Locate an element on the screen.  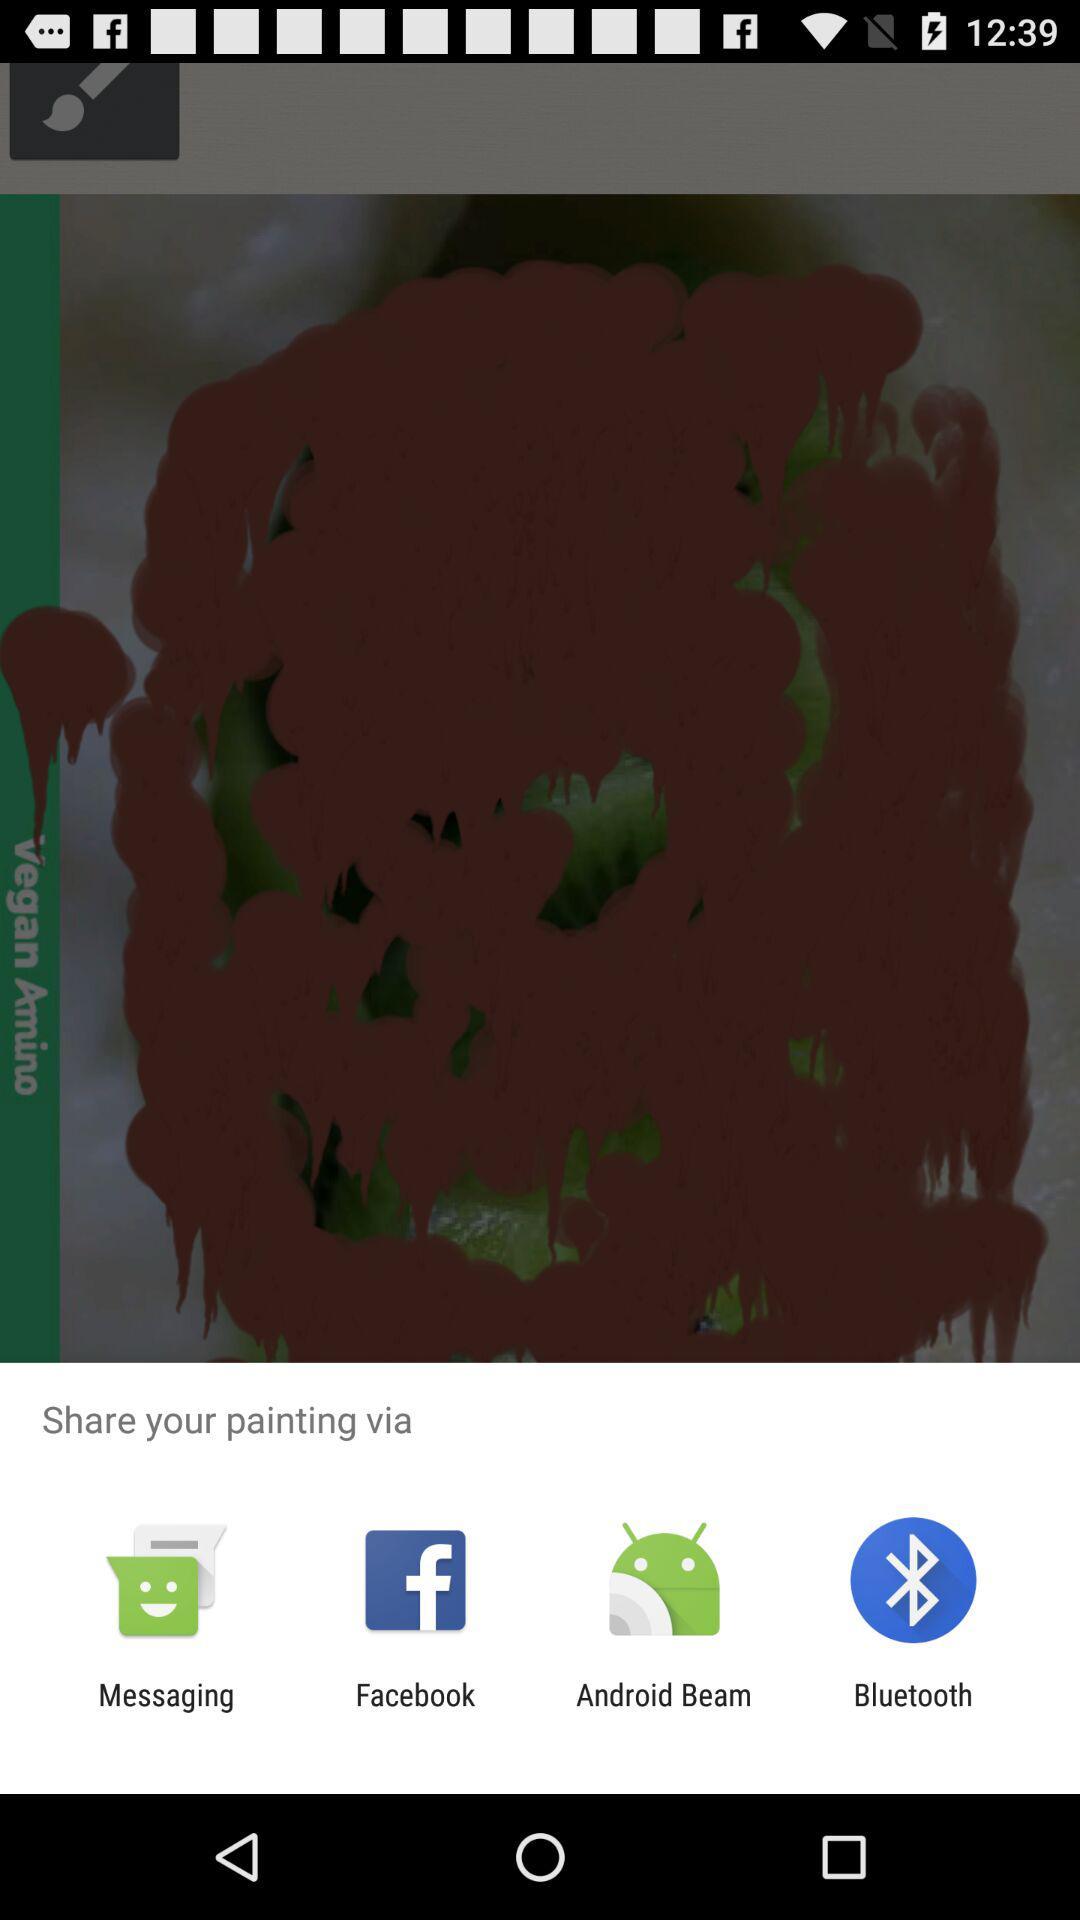
the icon to the left of the android beam is located at coordinates (414, 1711).